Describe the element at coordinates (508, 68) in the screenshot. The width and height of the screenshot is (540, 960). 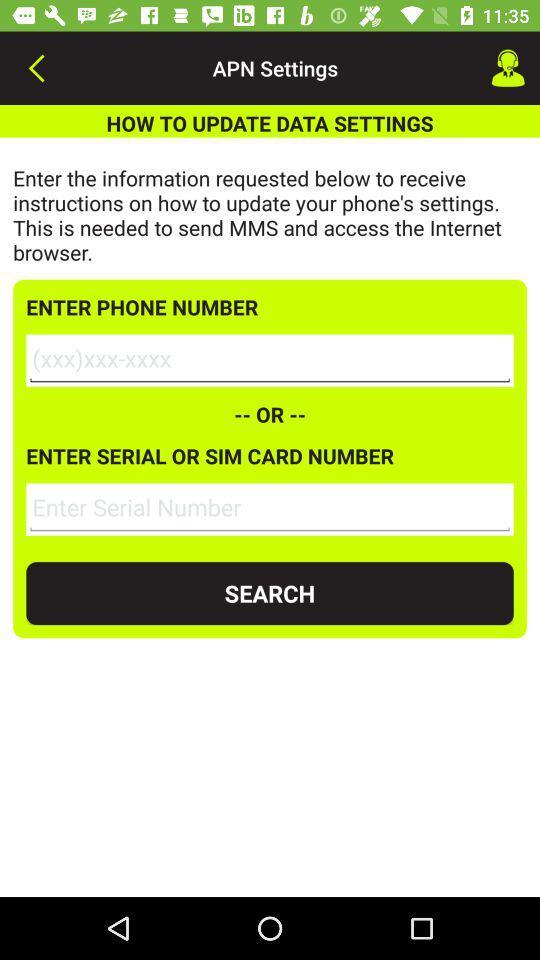
I see `icon at the top right corner` at that location.